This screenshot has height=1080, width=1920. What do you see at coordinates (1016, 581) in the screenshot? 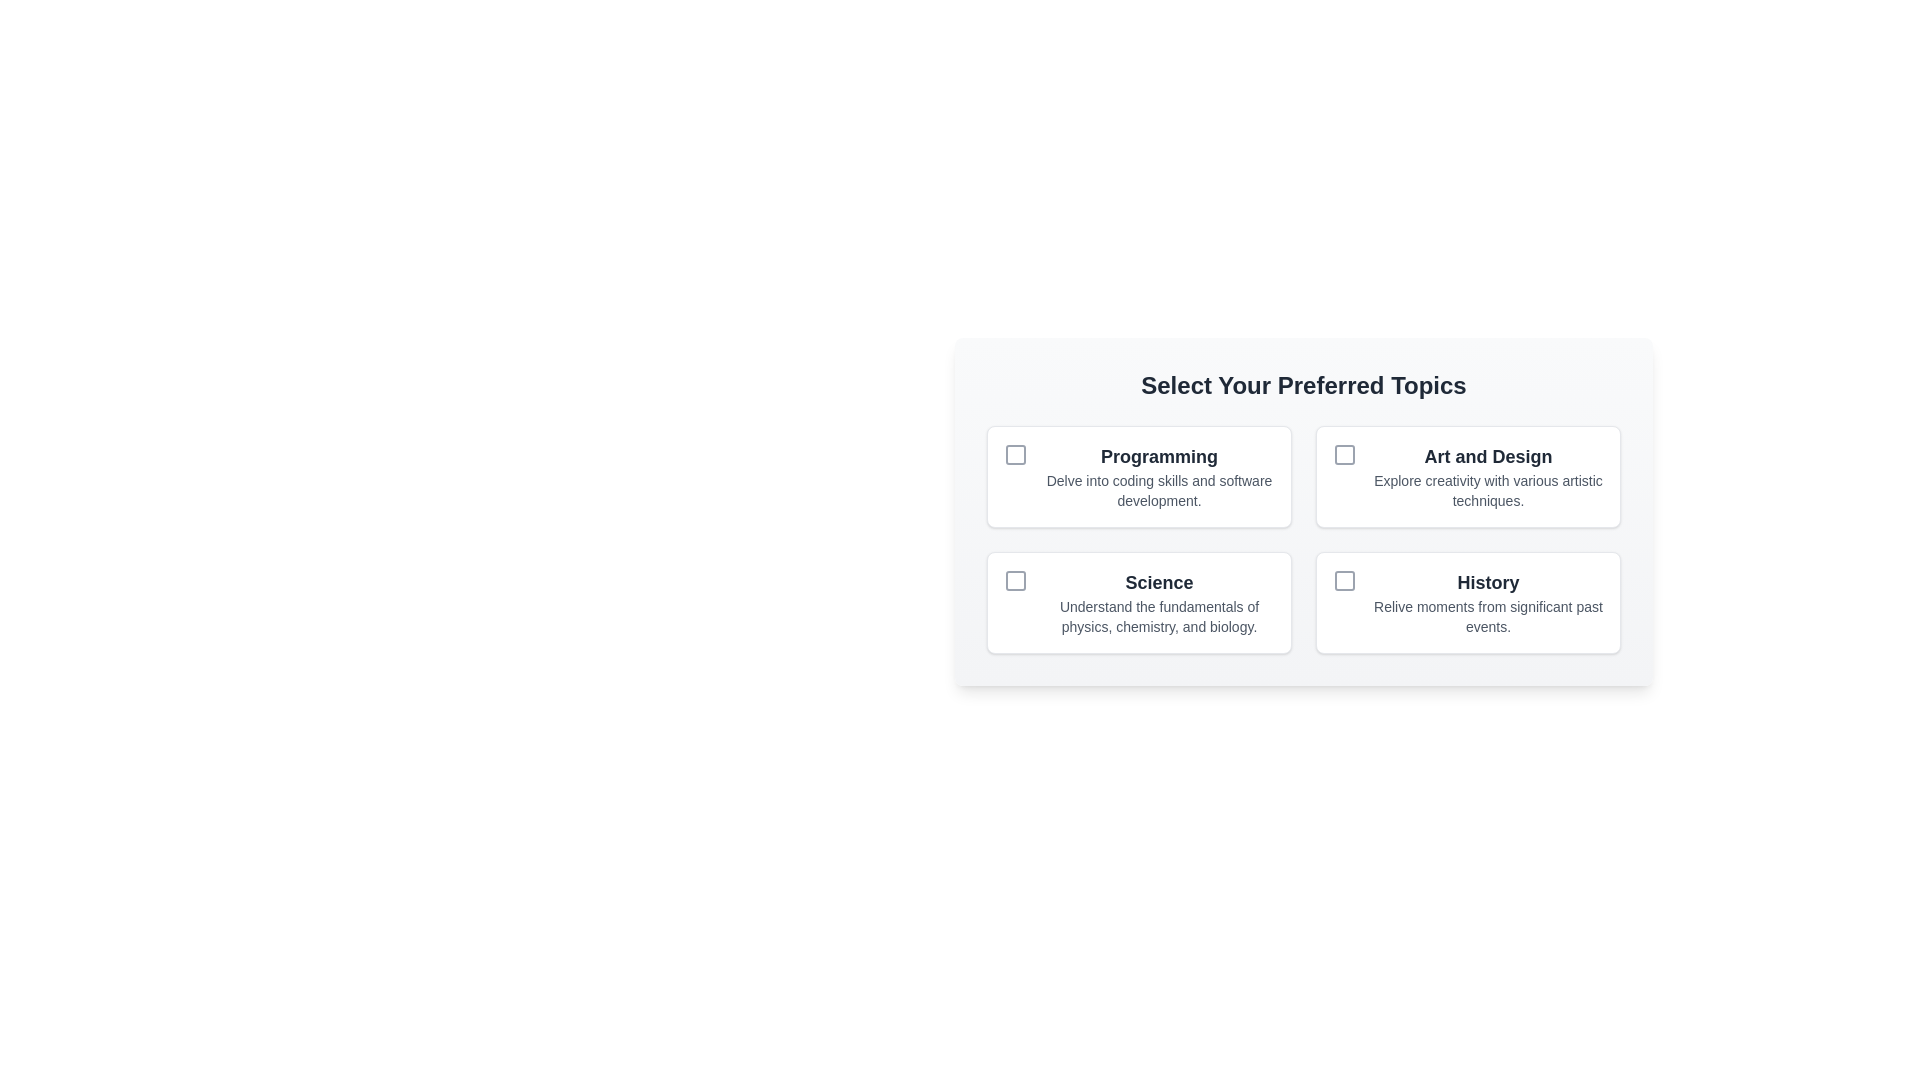
I see `the checkbox element for the 'Science' option, which is a small square with rounded corners and a gray border` at bounding box center [1016, 581].